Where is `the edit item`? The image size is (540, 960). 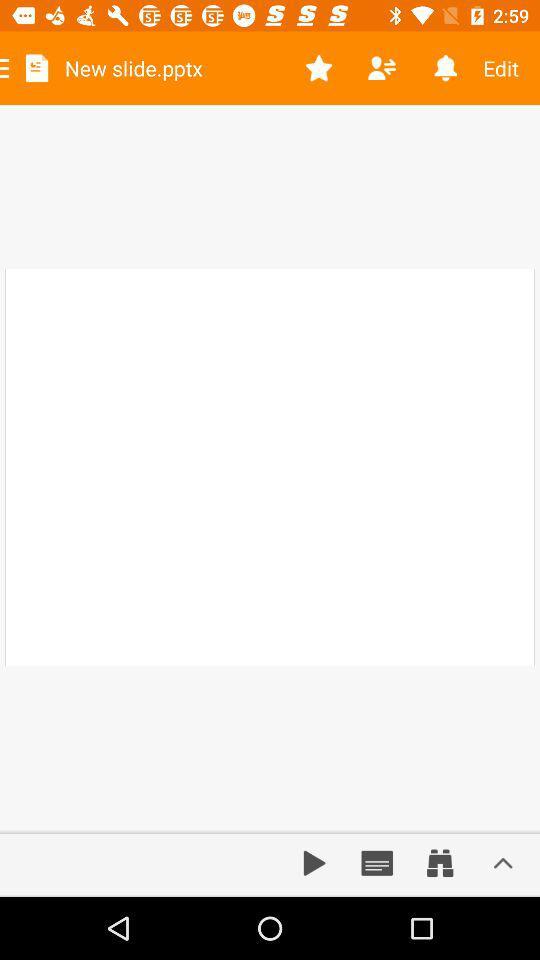
the edit item is located at coordinates (508, 68).